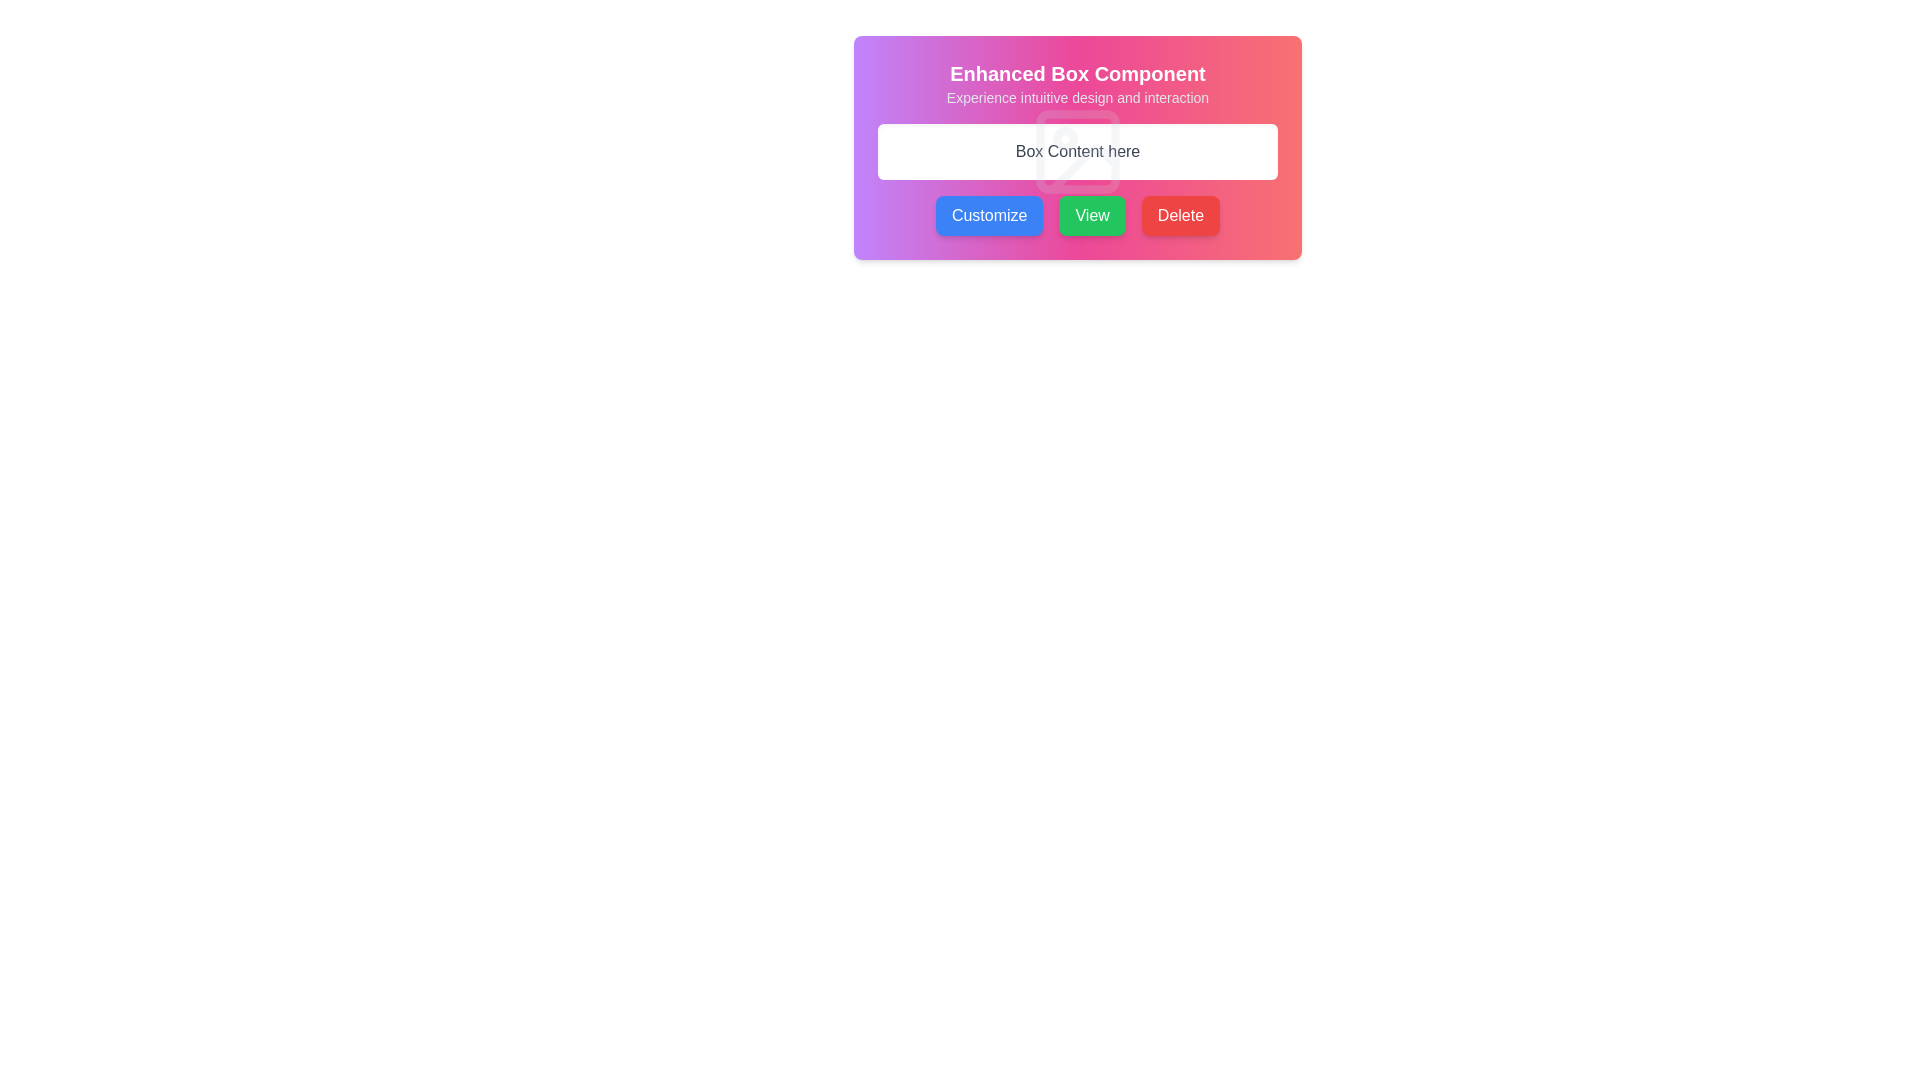 The width and height of the screenshot is (1920, 1080). I want to click on the red rectangular 'Delete' button with white bold text for keyboard navigation, so click(1180, 216).